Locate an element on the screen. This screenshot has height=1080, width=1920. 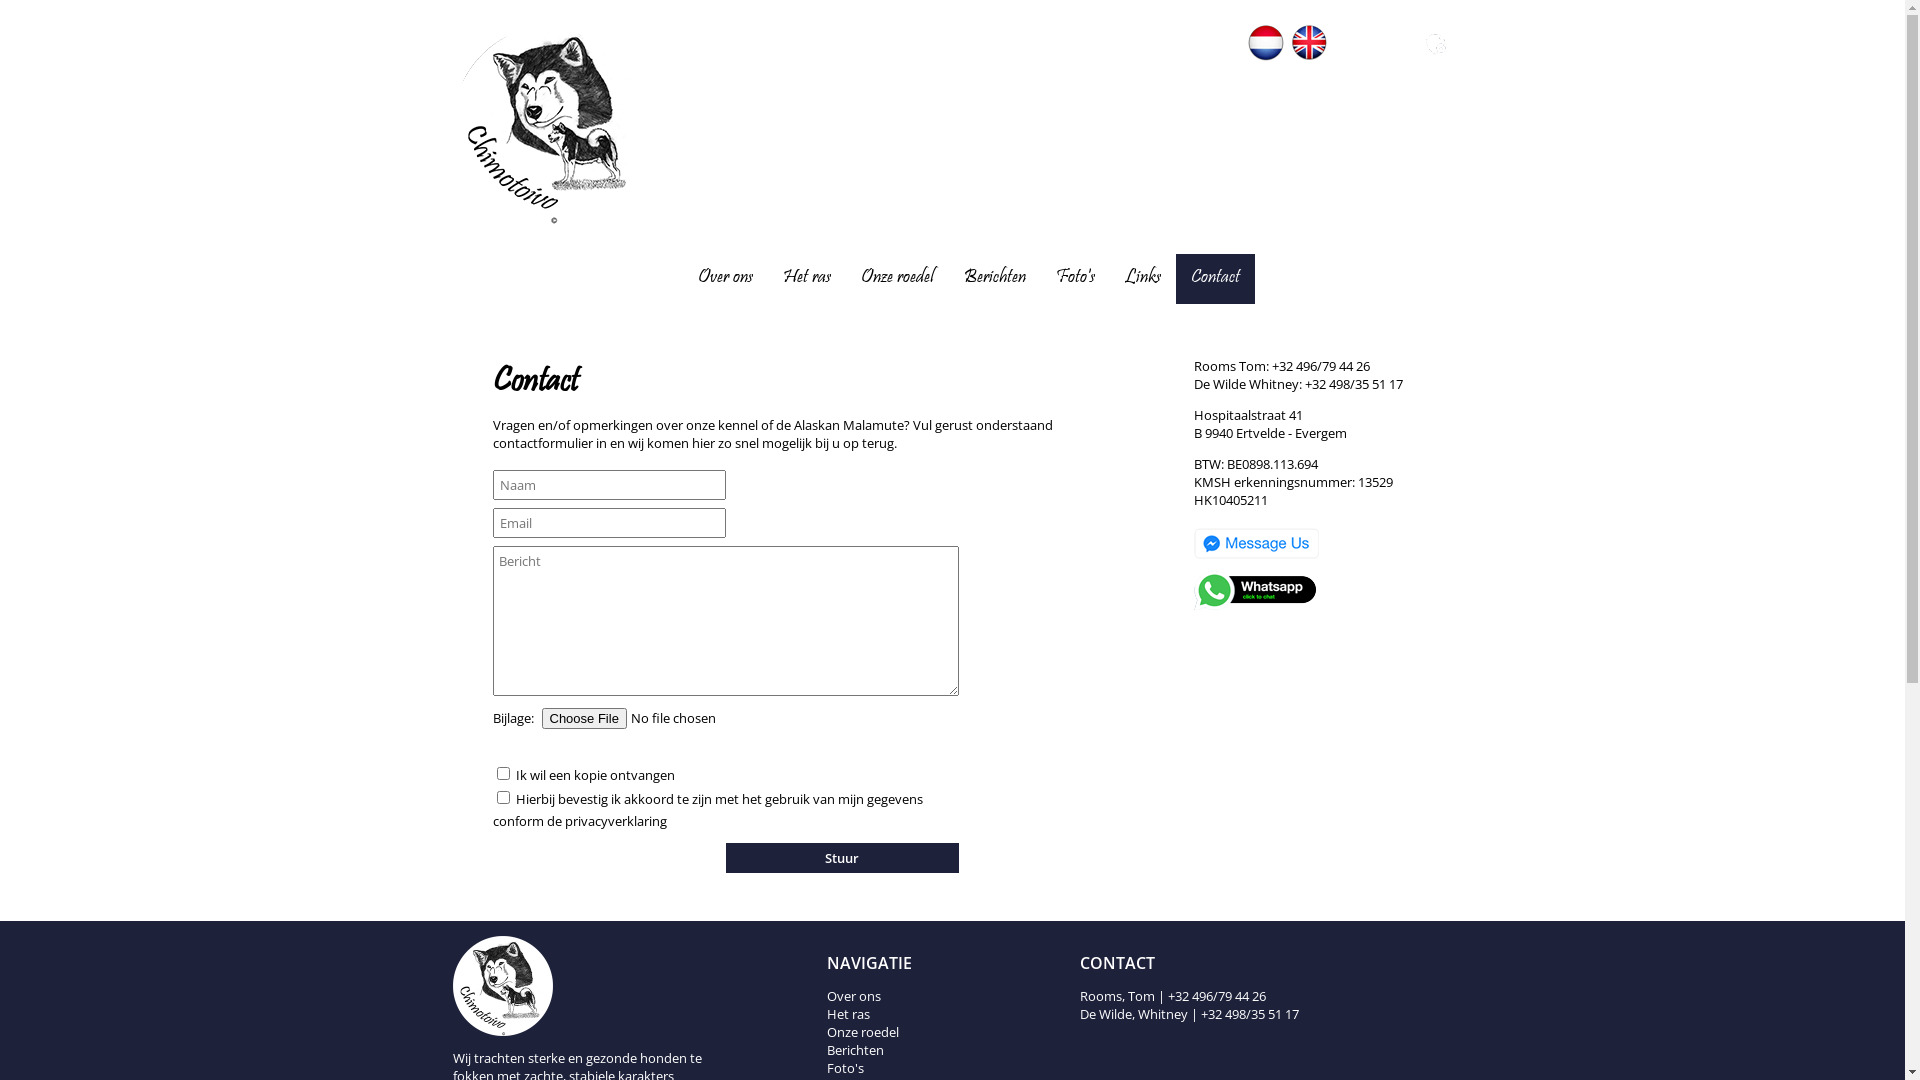
'Contact' is located at coordinates (1213, 278).